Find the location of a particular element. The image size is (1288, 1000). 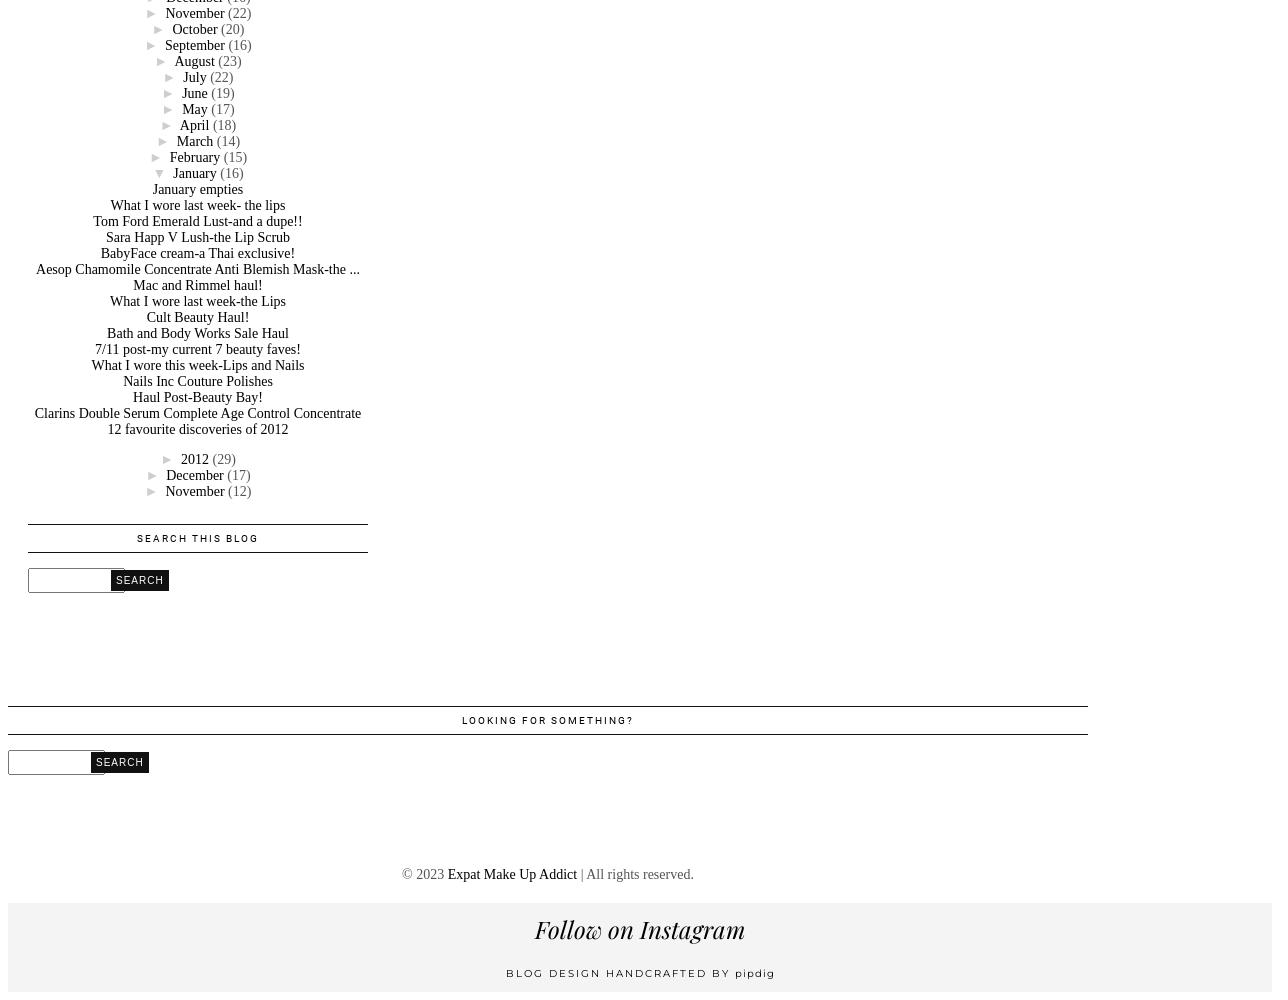

'September' is located at coordinates (194, 44).